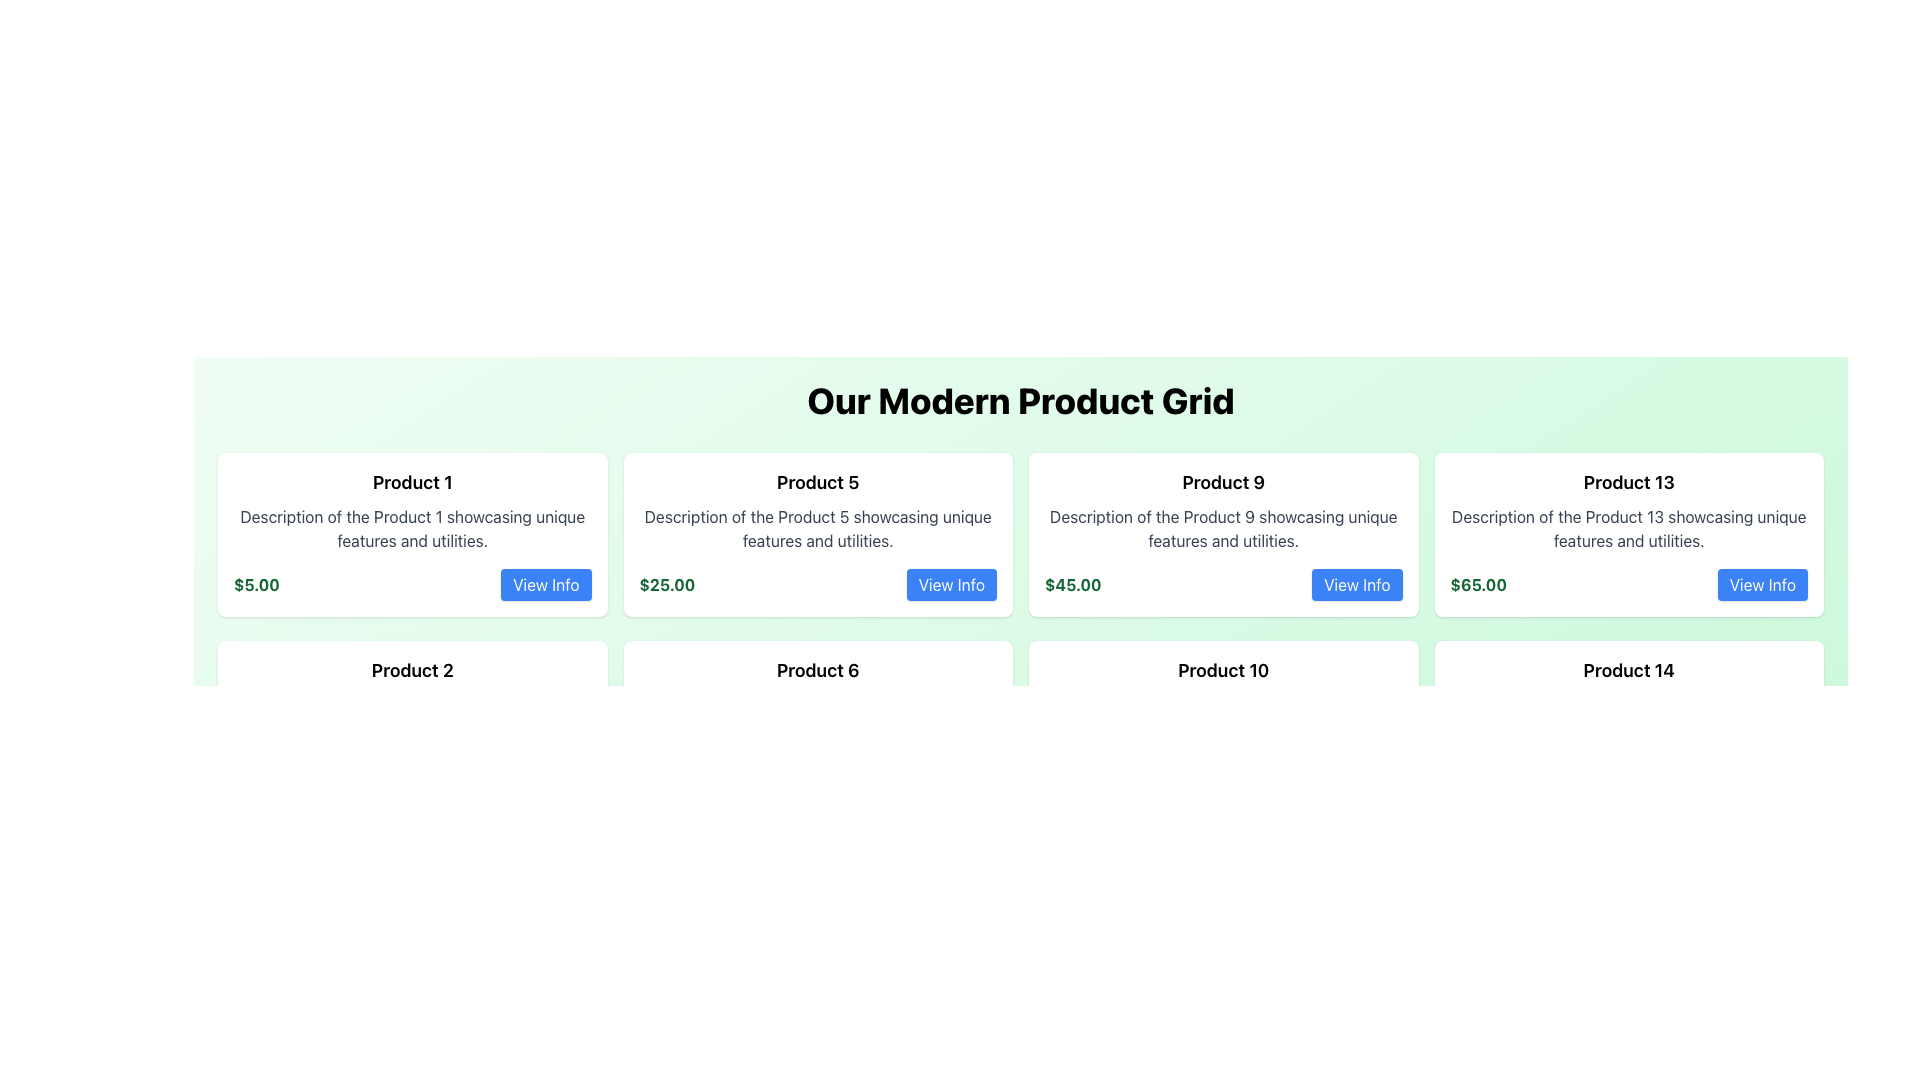 The height and width of the screenshot is (1080, 1920). Describe the element at coordinates (818, 534) in the screenshot. I see `the Card element displaying the title 'Product 5' and the price '$25.00', which is the fifth item in the product grid under 'Our Modern Product Grid'` at that location.